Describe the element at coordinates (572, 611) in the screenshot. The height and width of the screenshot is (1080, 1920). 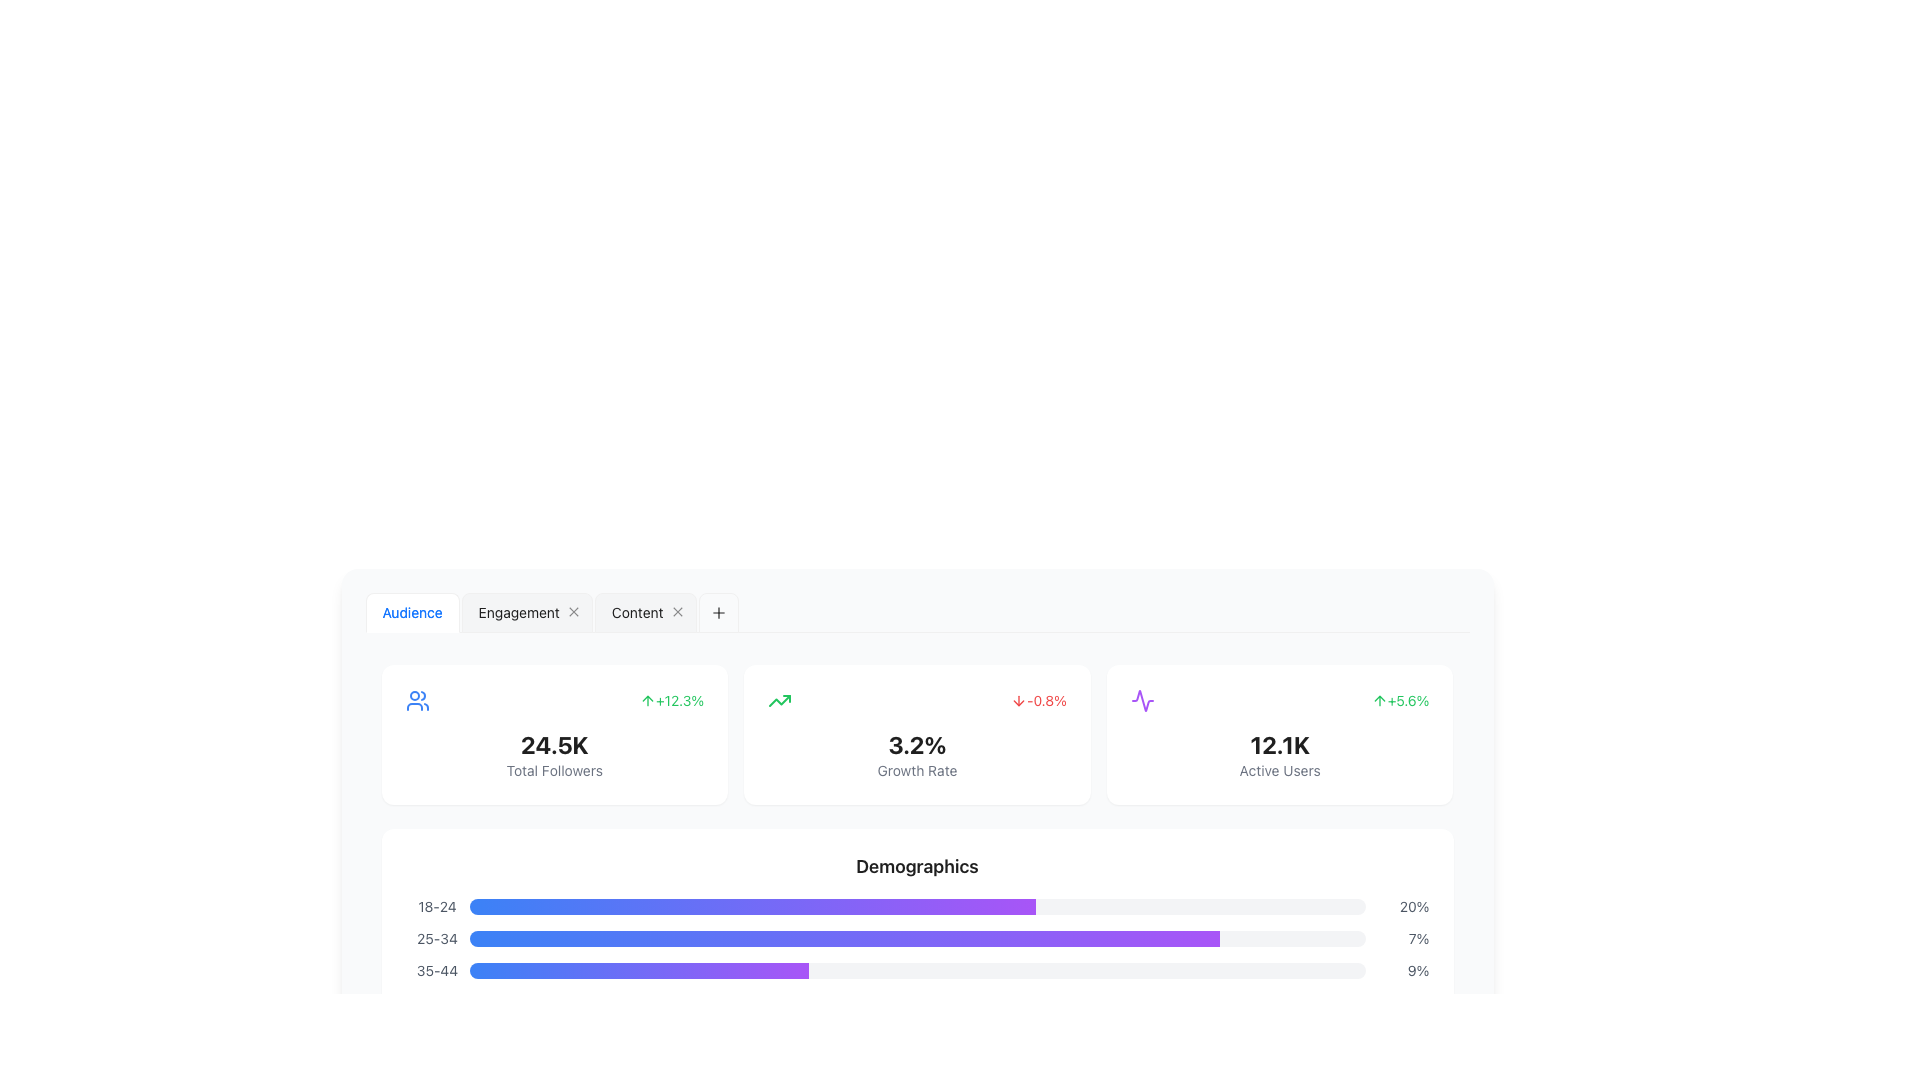
I see `the close button, which is a small circular icon resembling an 'X', located to the right of the 'Engagement' tab label` at that location.